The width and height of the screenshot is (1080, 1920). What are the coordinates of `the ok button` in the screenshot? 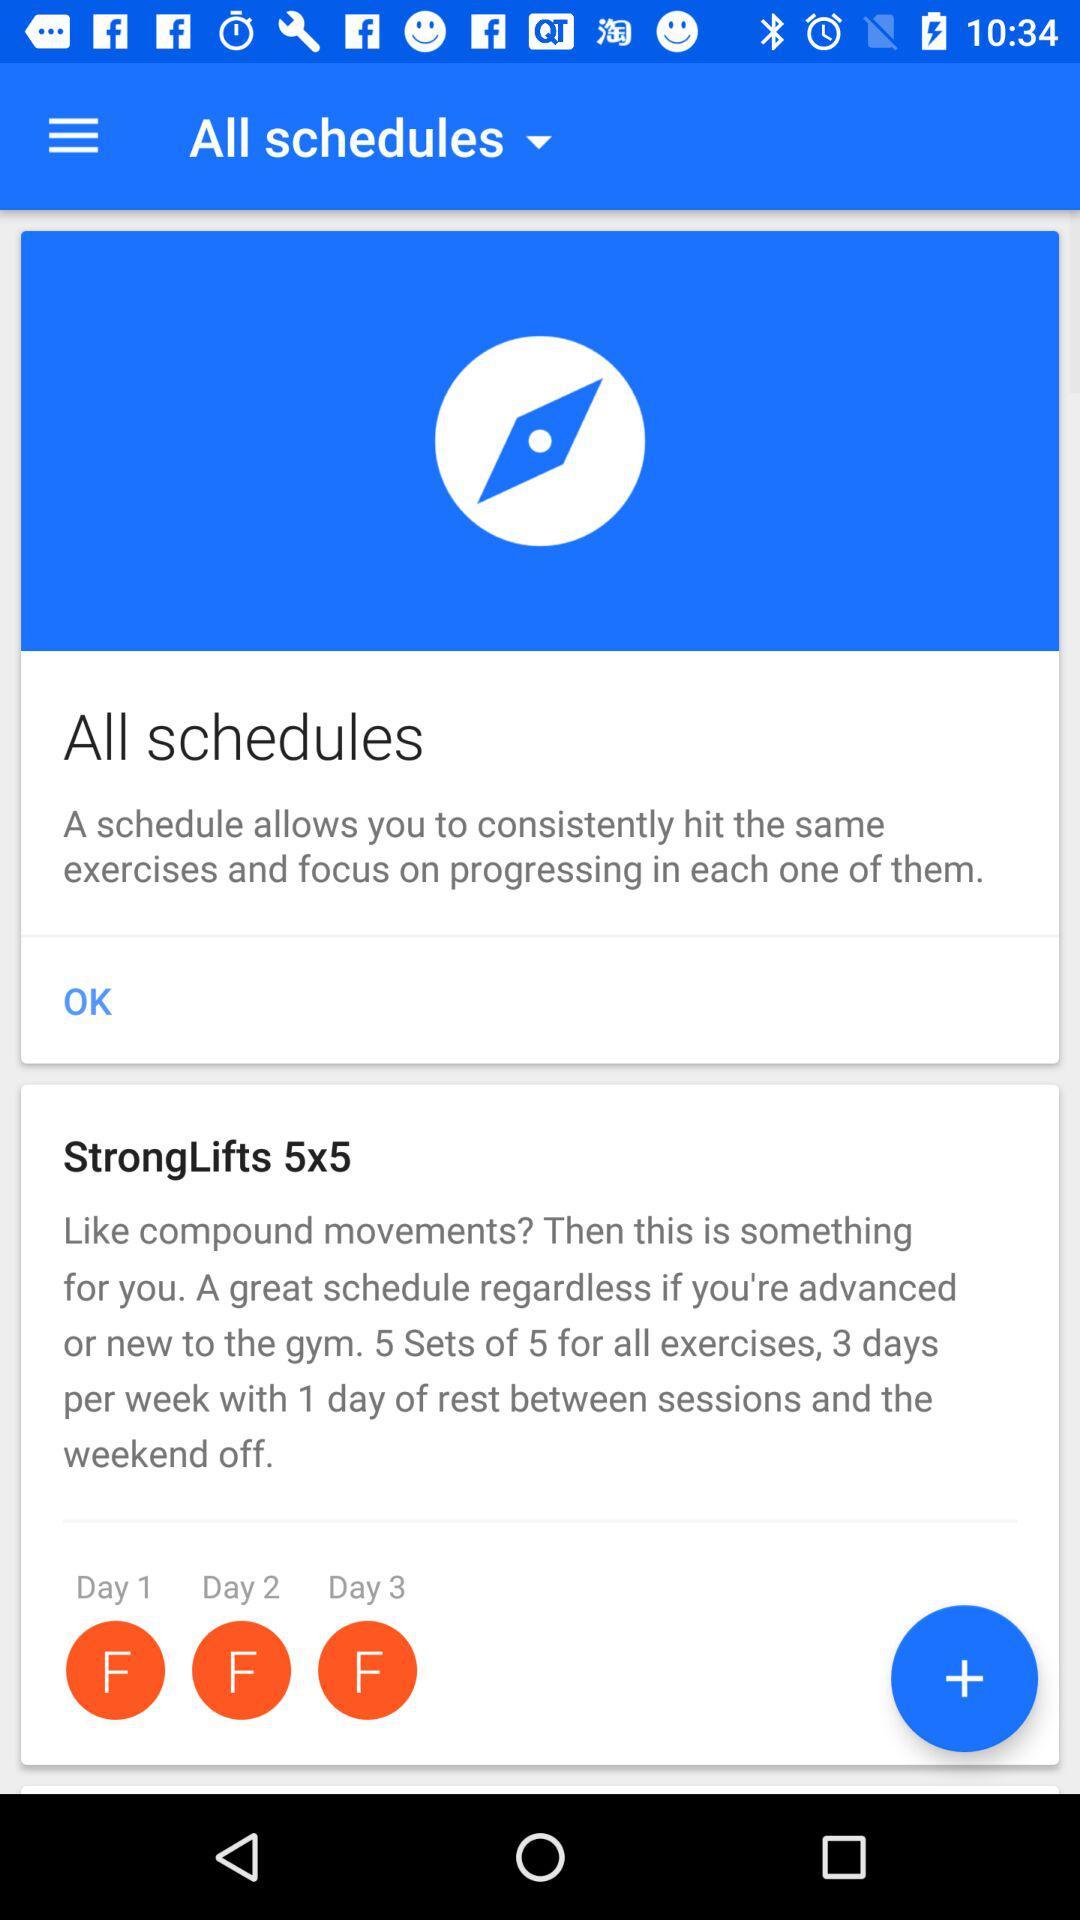 It's located at (540, 1001).